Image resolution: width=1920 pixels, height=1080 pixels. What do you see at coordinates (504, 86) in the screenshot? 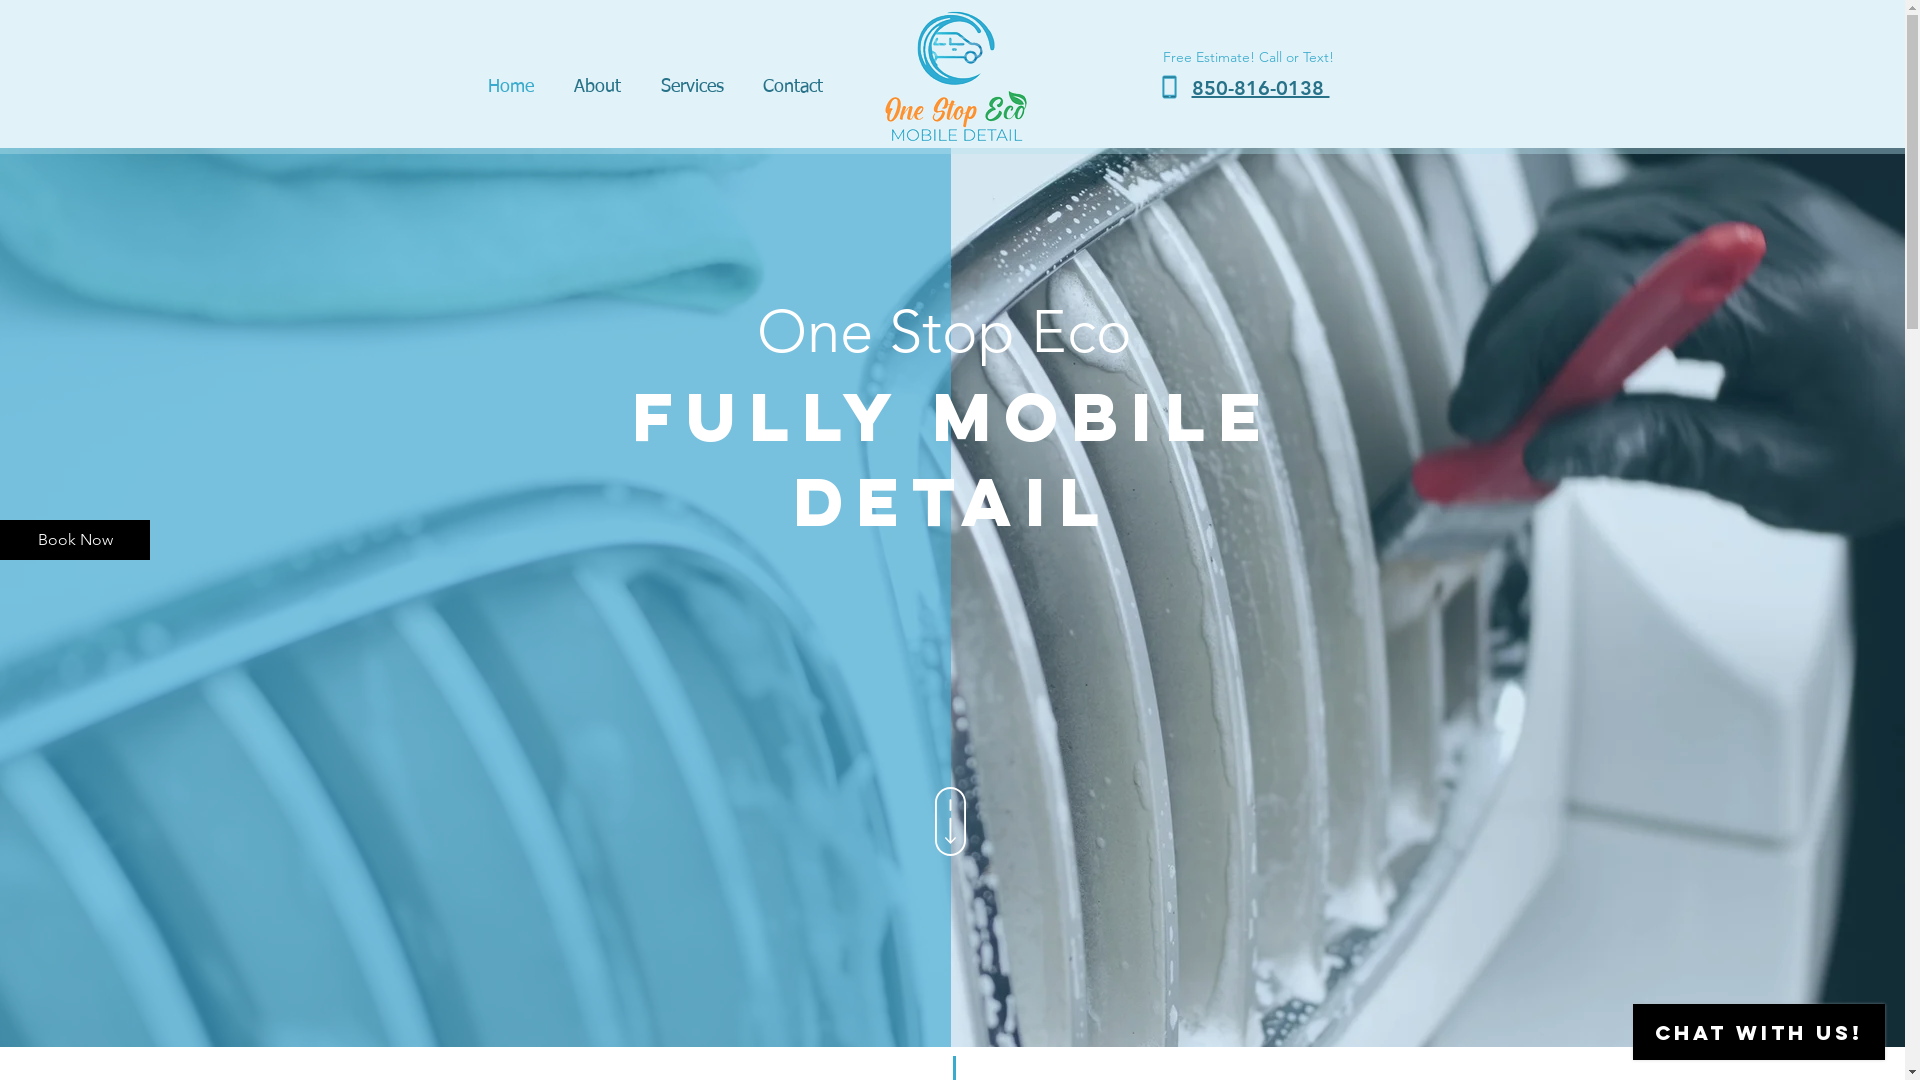
I see `'Home'` at bounding box center [504, 86].